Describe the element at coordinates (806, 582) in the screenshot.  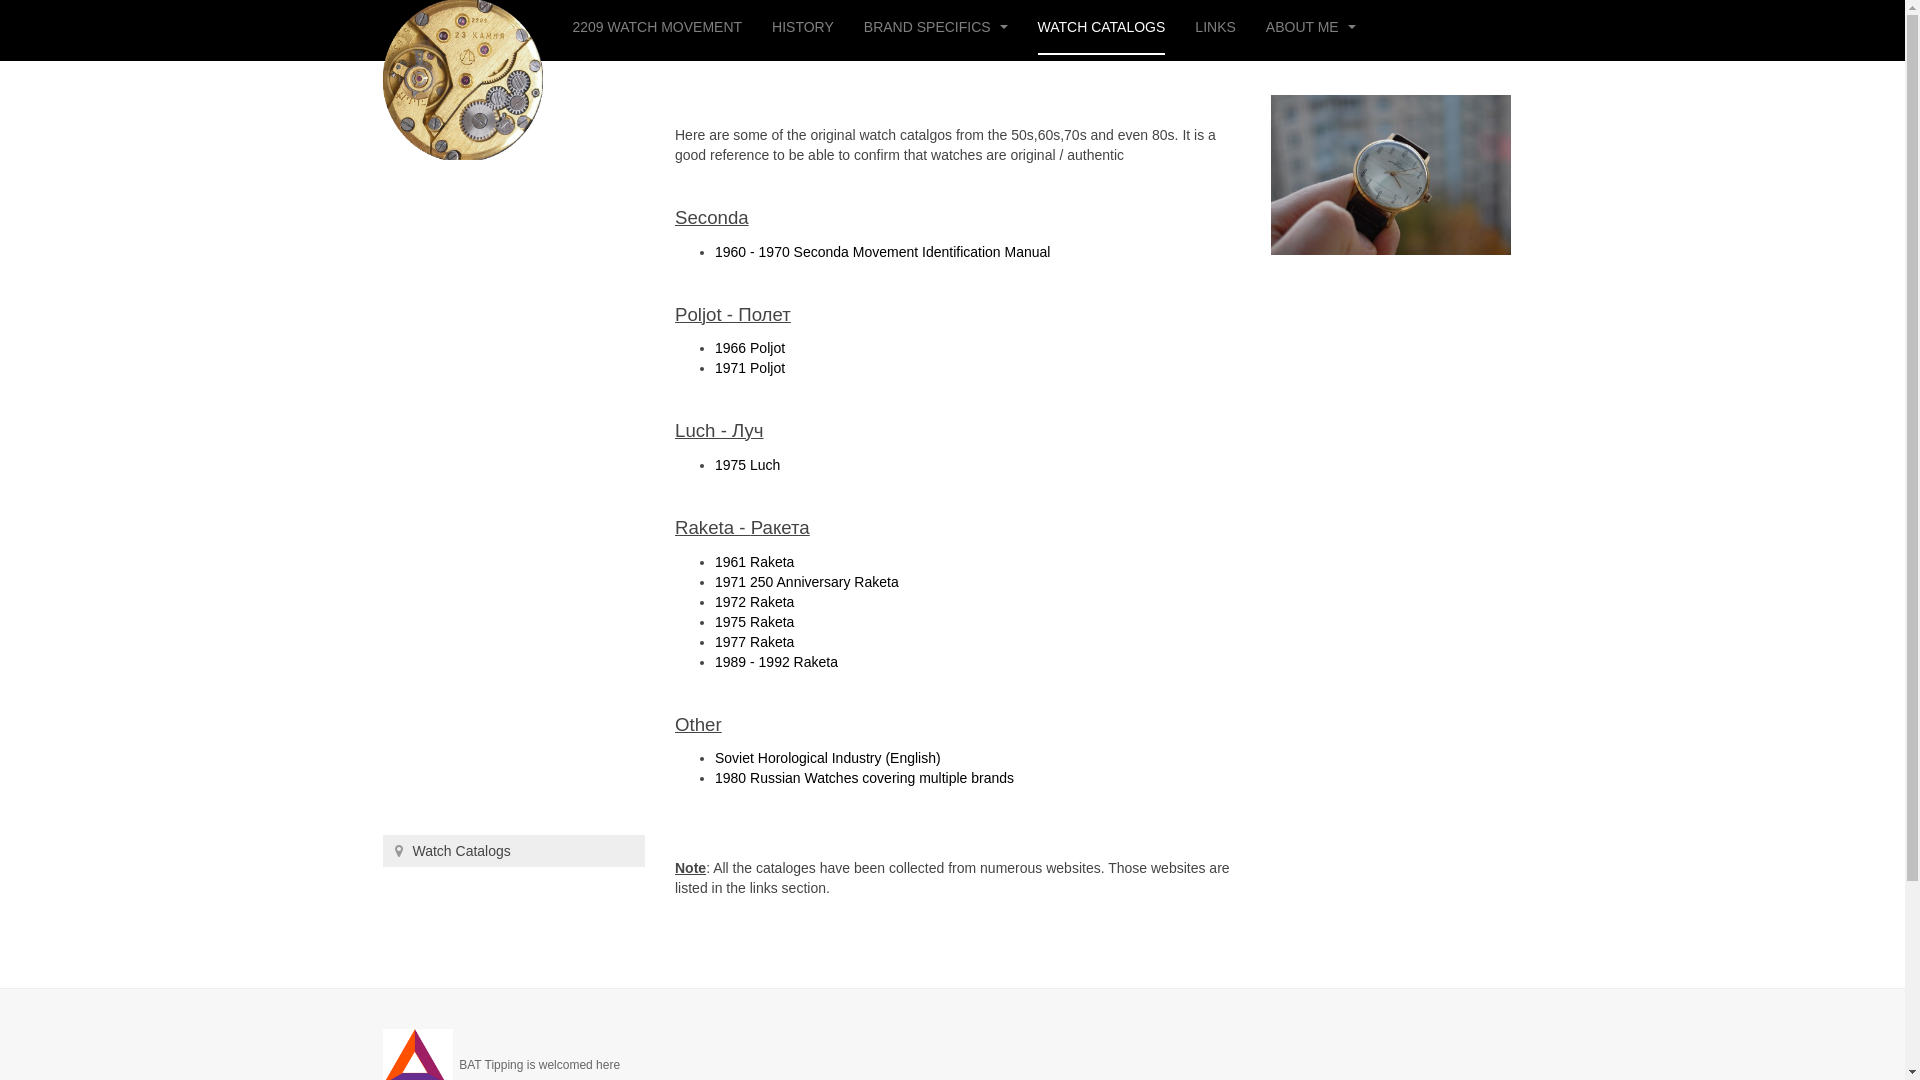
I see `'1971 250 Anniversary Raketa'` at that location.